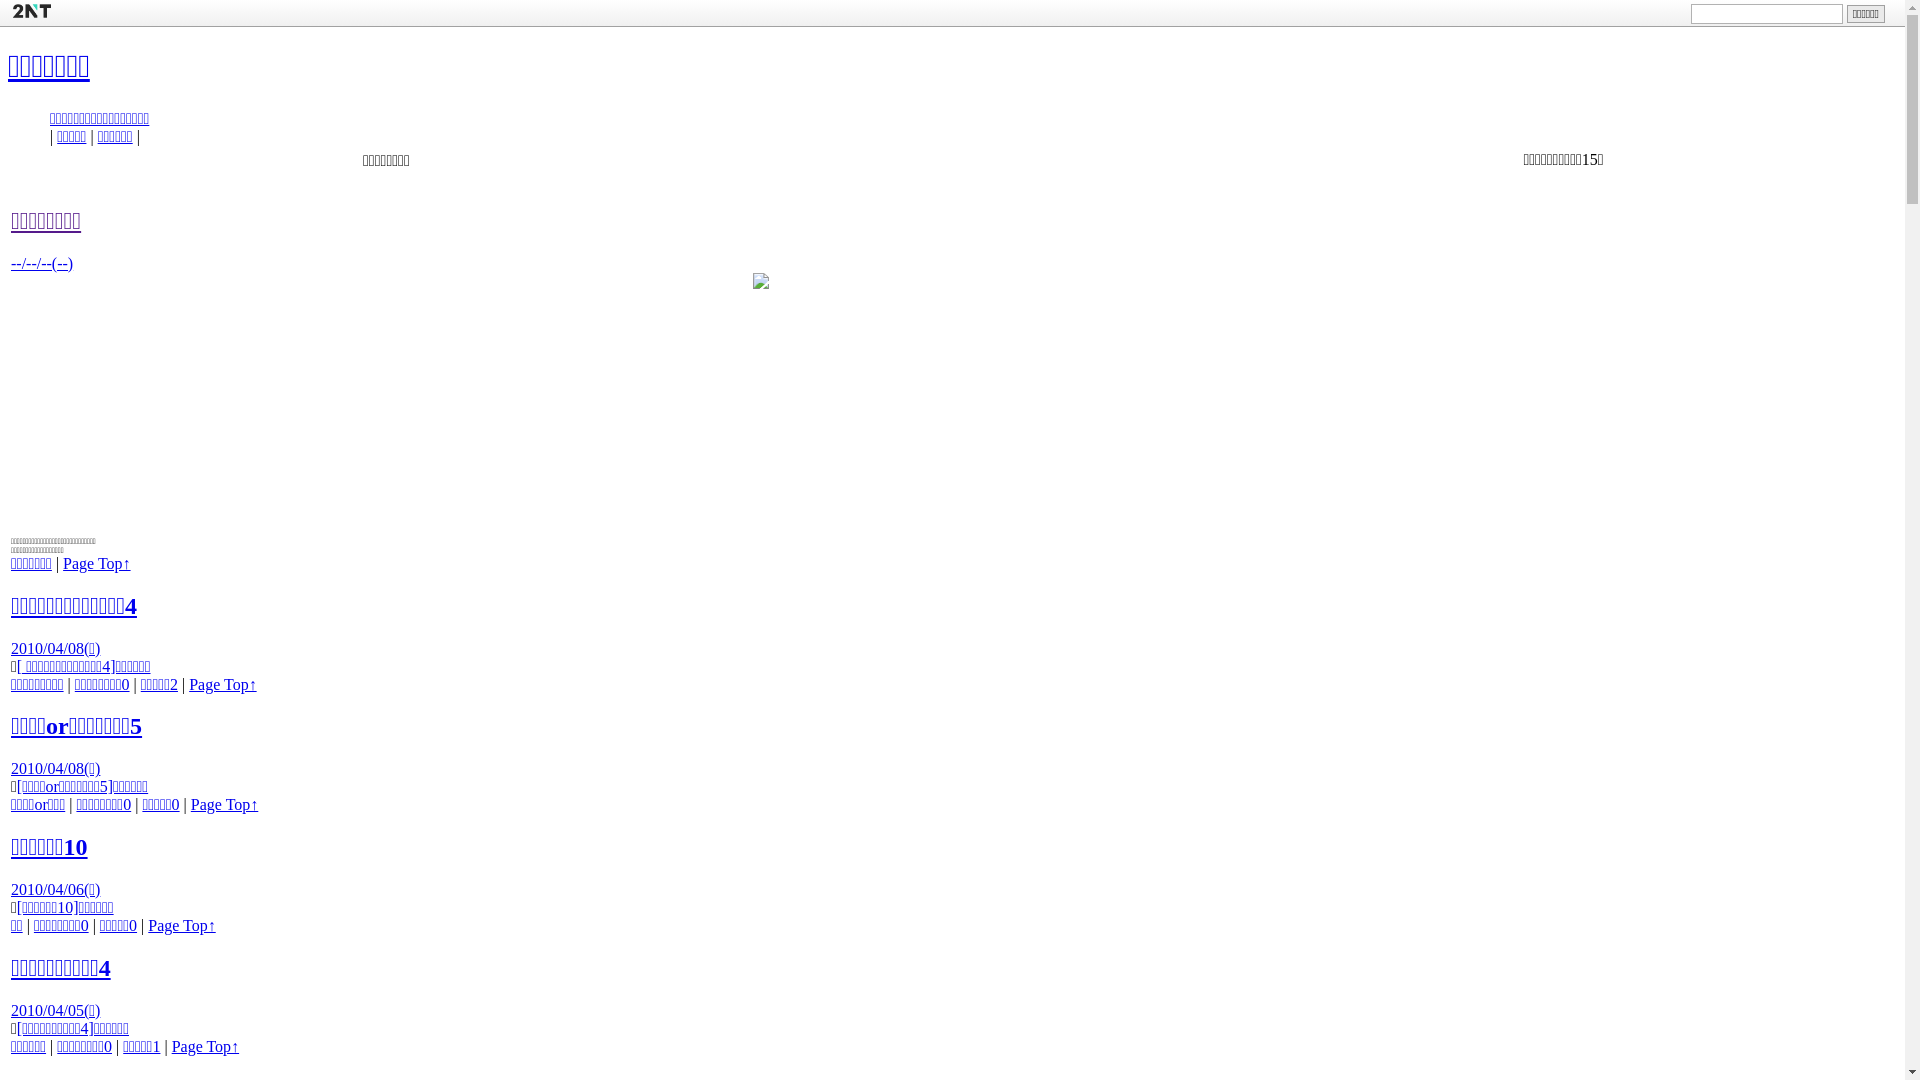  I want to click on '--/--/--(--)', so click(42, 262).